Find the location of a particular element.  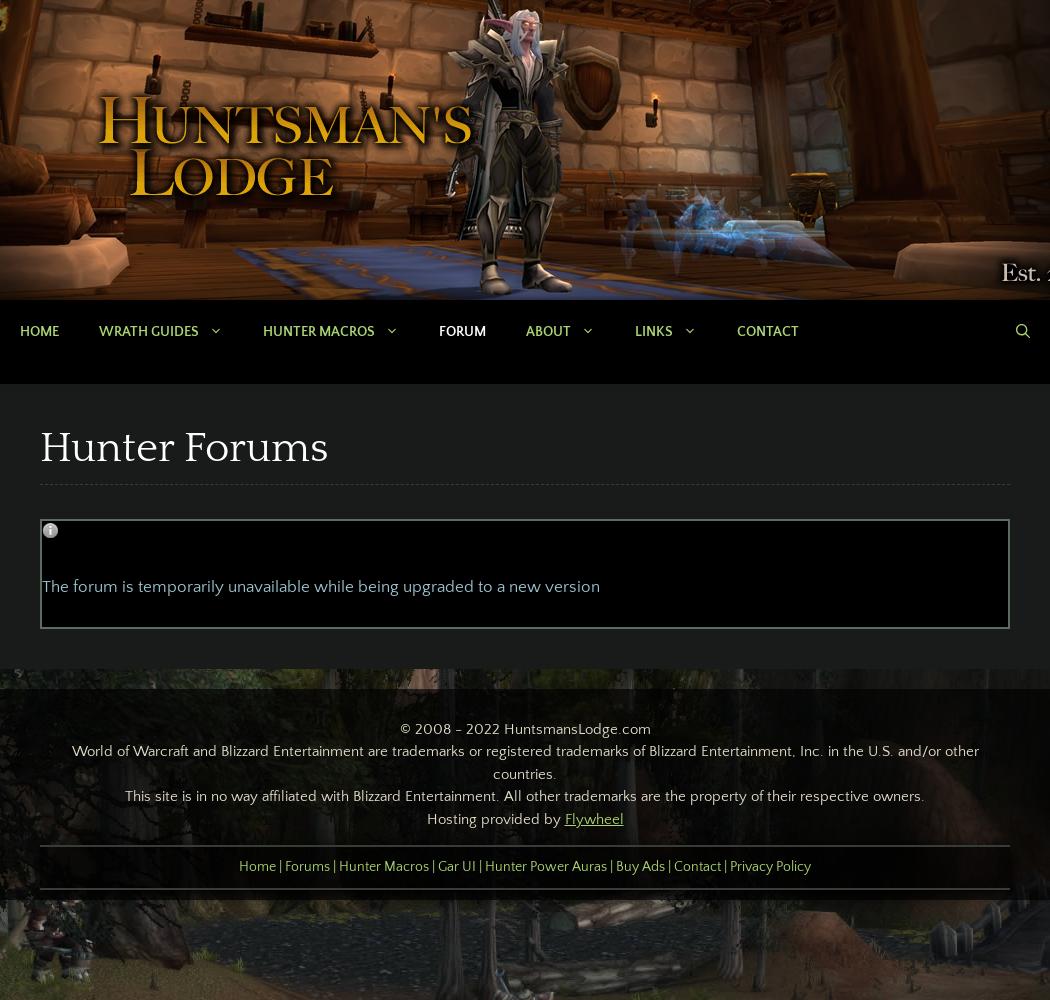

'Privacy Policy' is located at coordinates (770, 866).